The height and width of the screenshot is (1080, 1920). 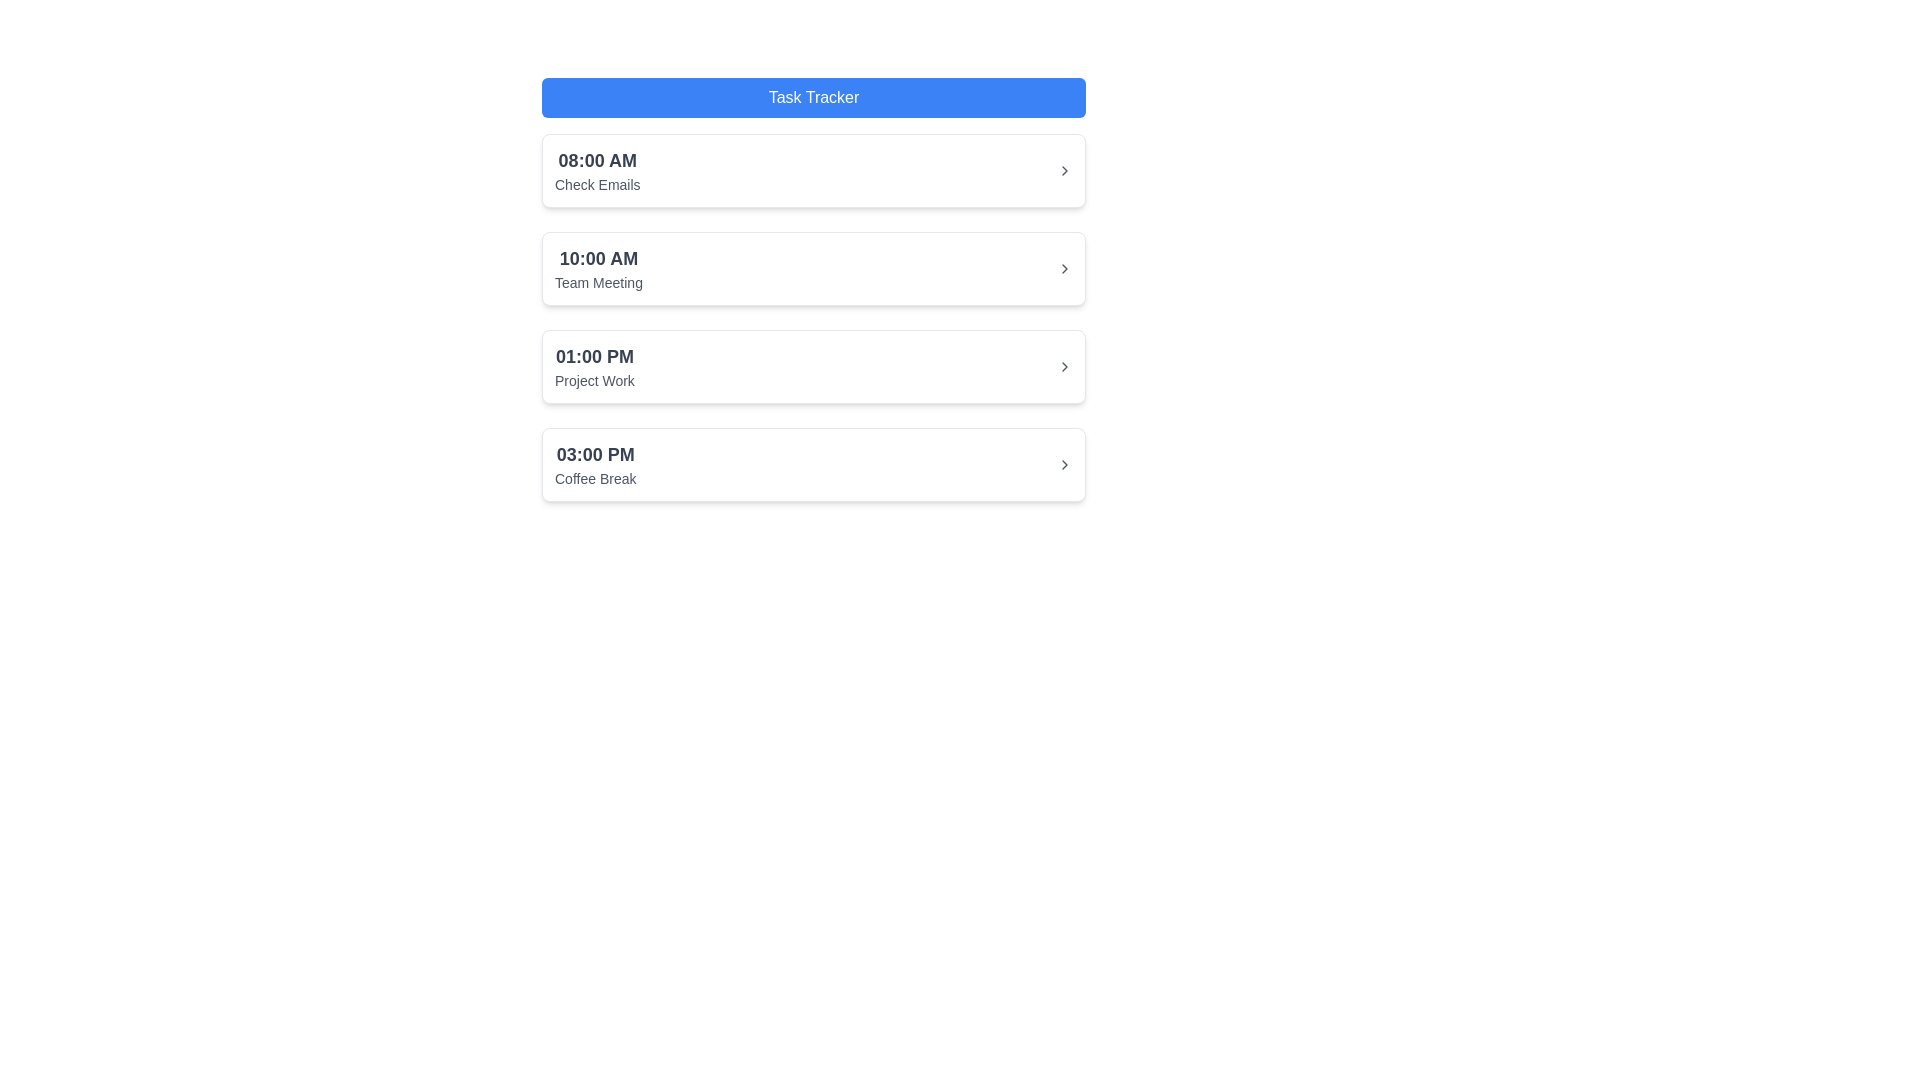 I want to click on the List Item displaying the scheduled task labeled 'Team Meeting' at '10:00 AM', which is the second card in the vertical list of schedule items, so click(x=598, y=268).